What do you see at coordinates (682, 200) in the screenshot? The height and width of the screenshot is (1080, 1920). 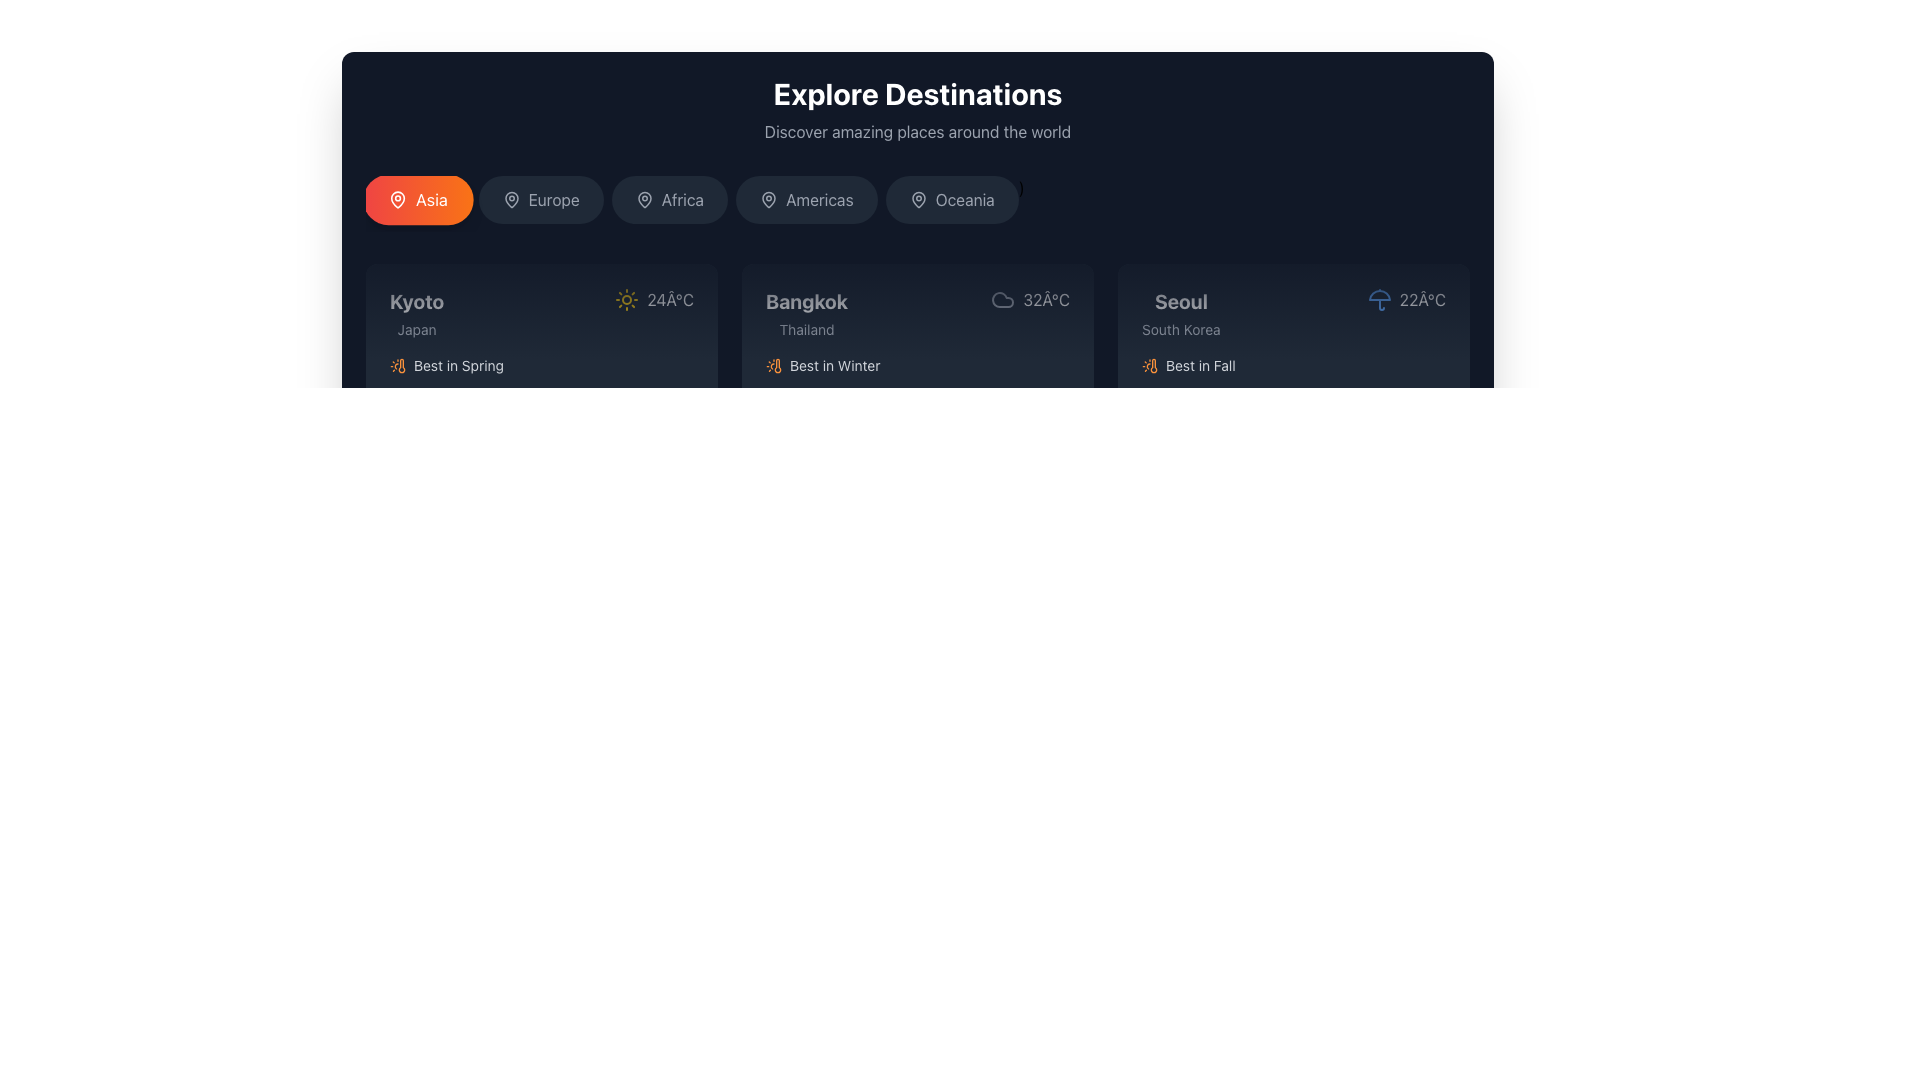 I see `the text label 'Africa', which is styled in gray and is the third clickable option among navigational buttons` at bounding box center [682, 200].